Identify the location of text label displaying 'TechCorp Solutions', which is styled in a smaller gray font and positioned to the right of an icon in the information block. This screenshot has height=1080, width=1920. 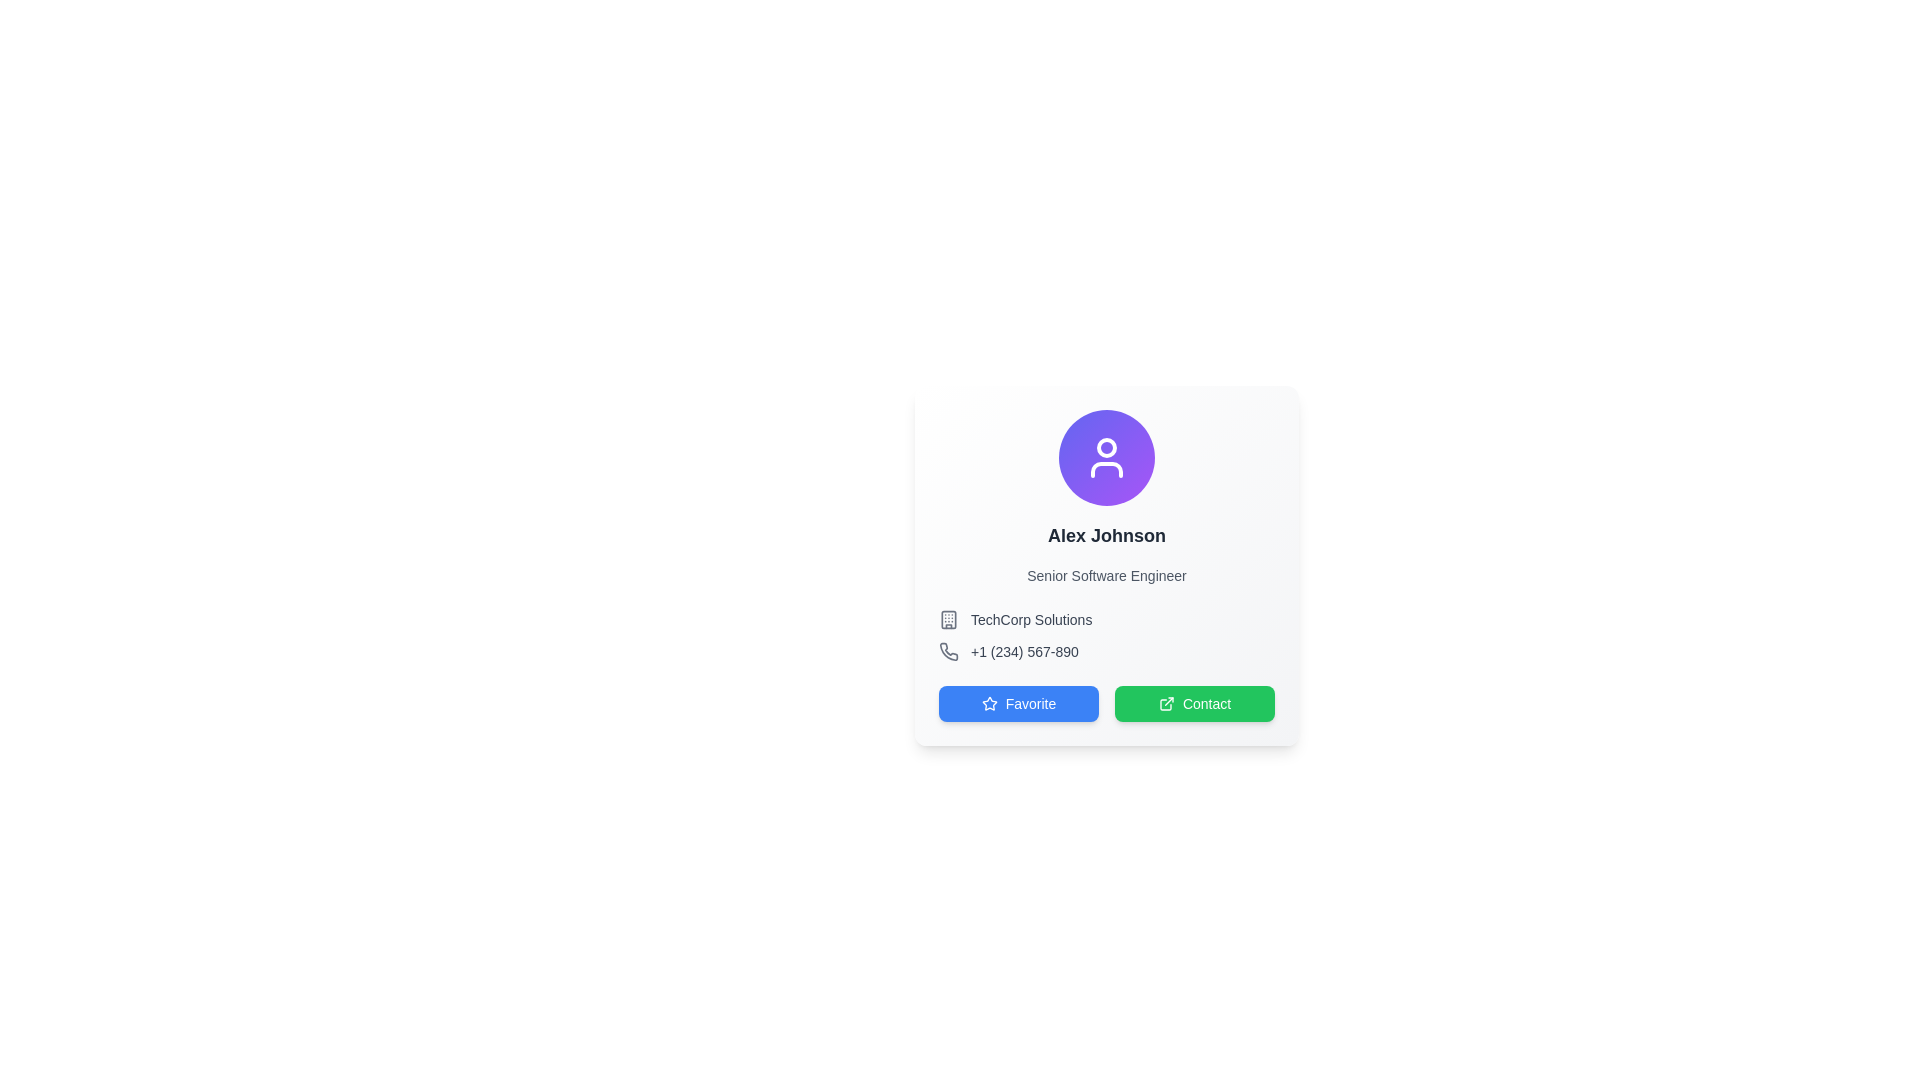
(1031, 619).